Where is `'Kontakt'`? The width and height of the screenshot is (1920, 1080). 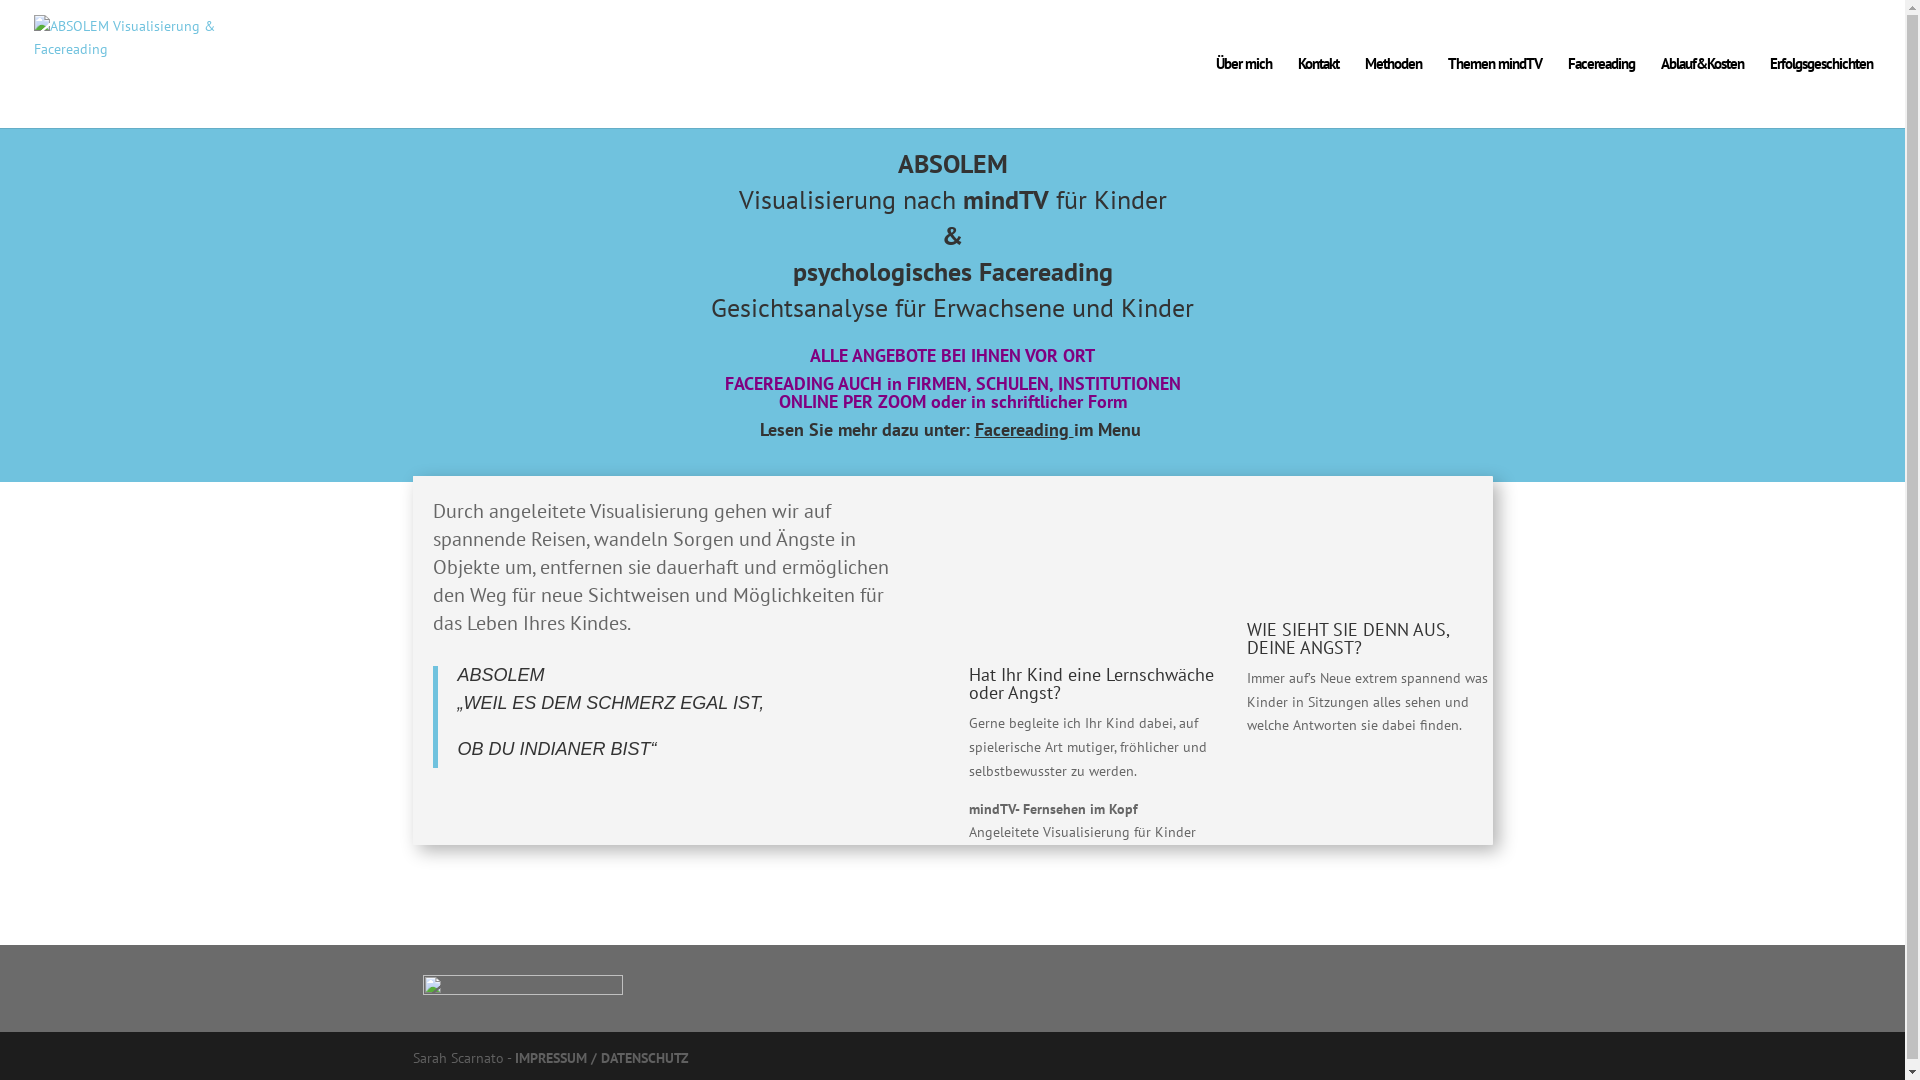 'Kontakt' is located at coordinates (1297, 92).